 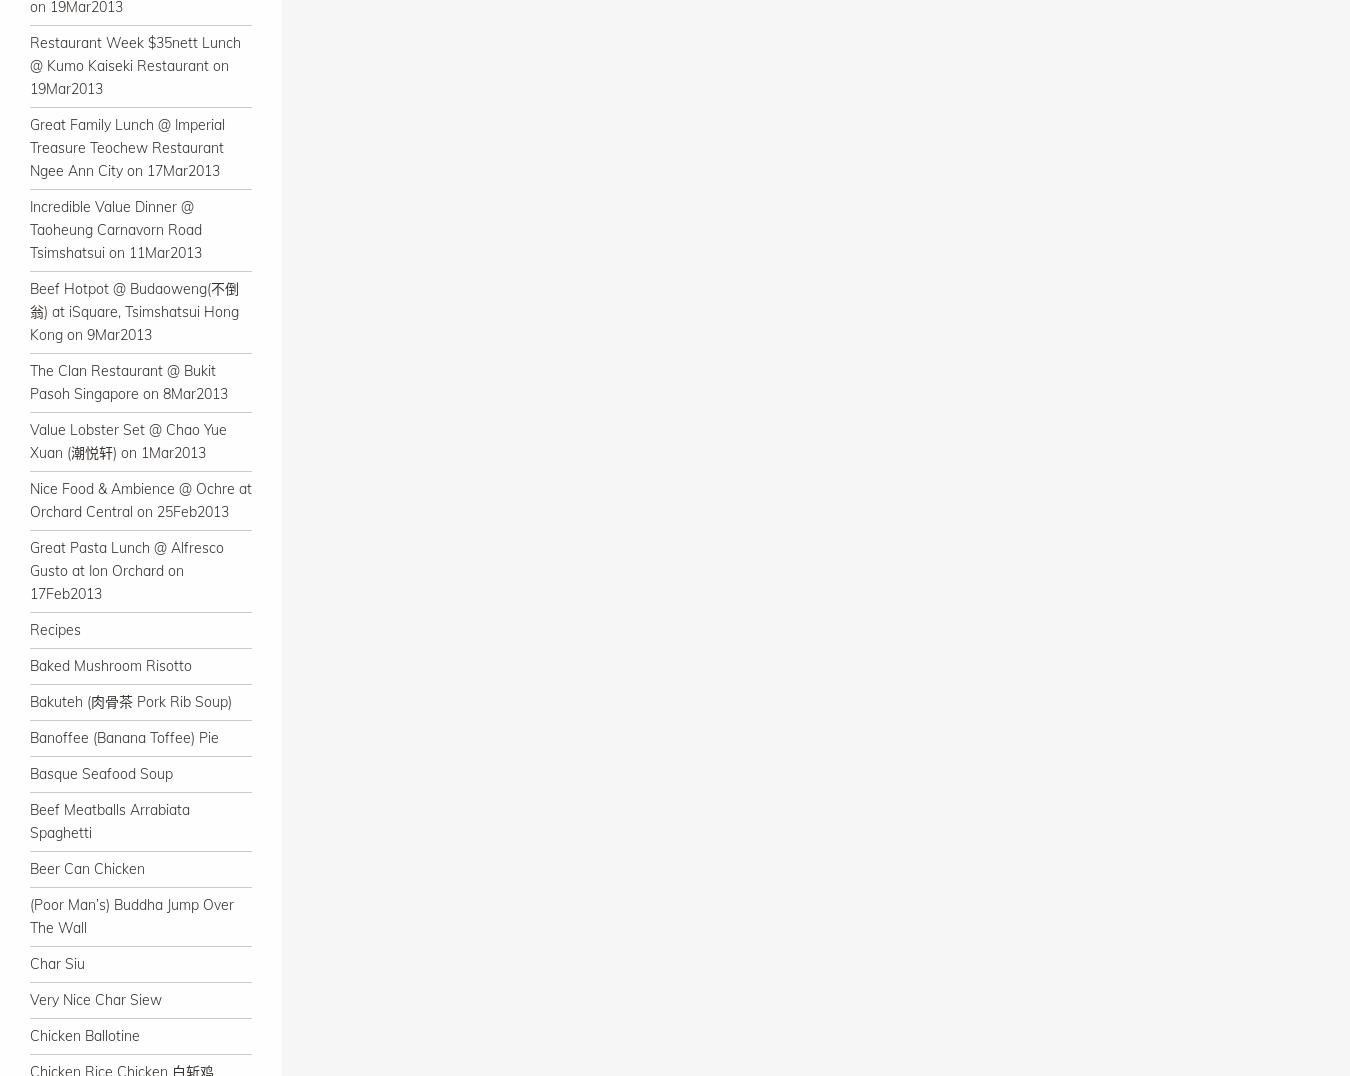 I want to click on 'Nice Food & Ambience @ Ochre at Orchard Central on 25Feb2013', so click(x=28, y=500).